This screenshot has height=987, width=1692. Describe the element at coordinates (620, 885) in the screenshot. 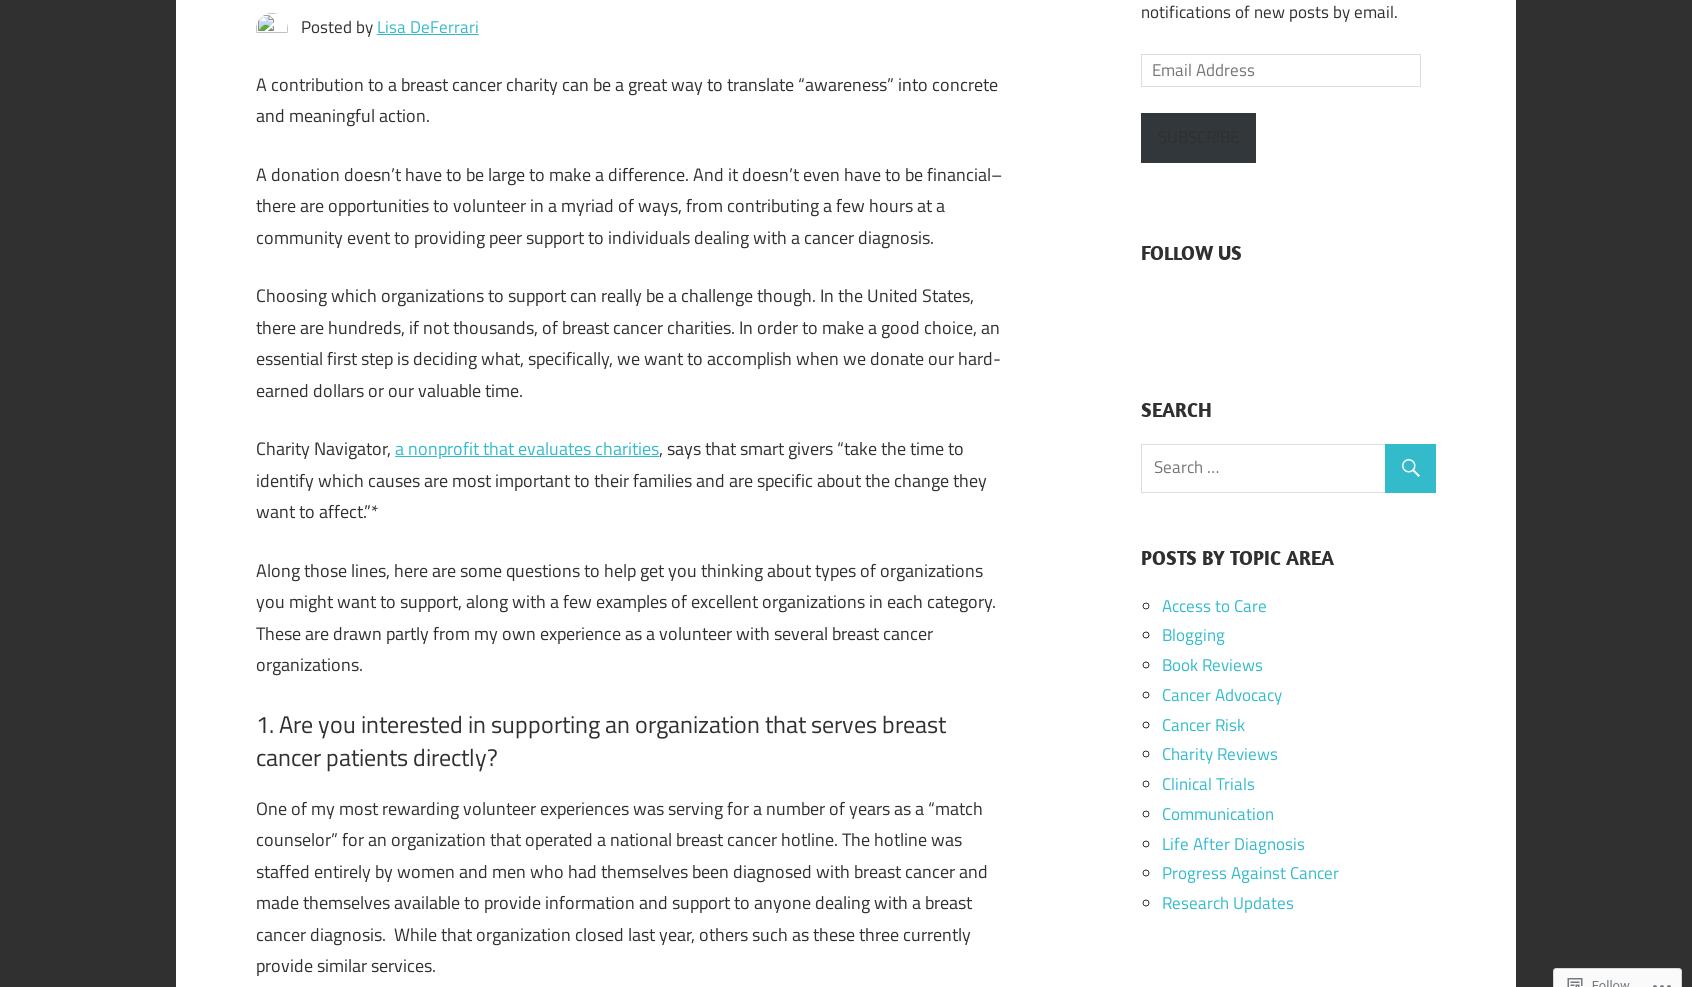

I see `'One of my most rewarding volunteer experiences was serving for a number of years as a “match counselor” for an organization that operated a national breast cancer hotline. The hotline was staffed entirely by women and men who had themselves been diagnosed with breast cancer and made themselves available to provide information and support to anyone dealing with a breast cancer diagnosis.  While that organization closed last year, others such as these three currently provide similar services.'` at that location.